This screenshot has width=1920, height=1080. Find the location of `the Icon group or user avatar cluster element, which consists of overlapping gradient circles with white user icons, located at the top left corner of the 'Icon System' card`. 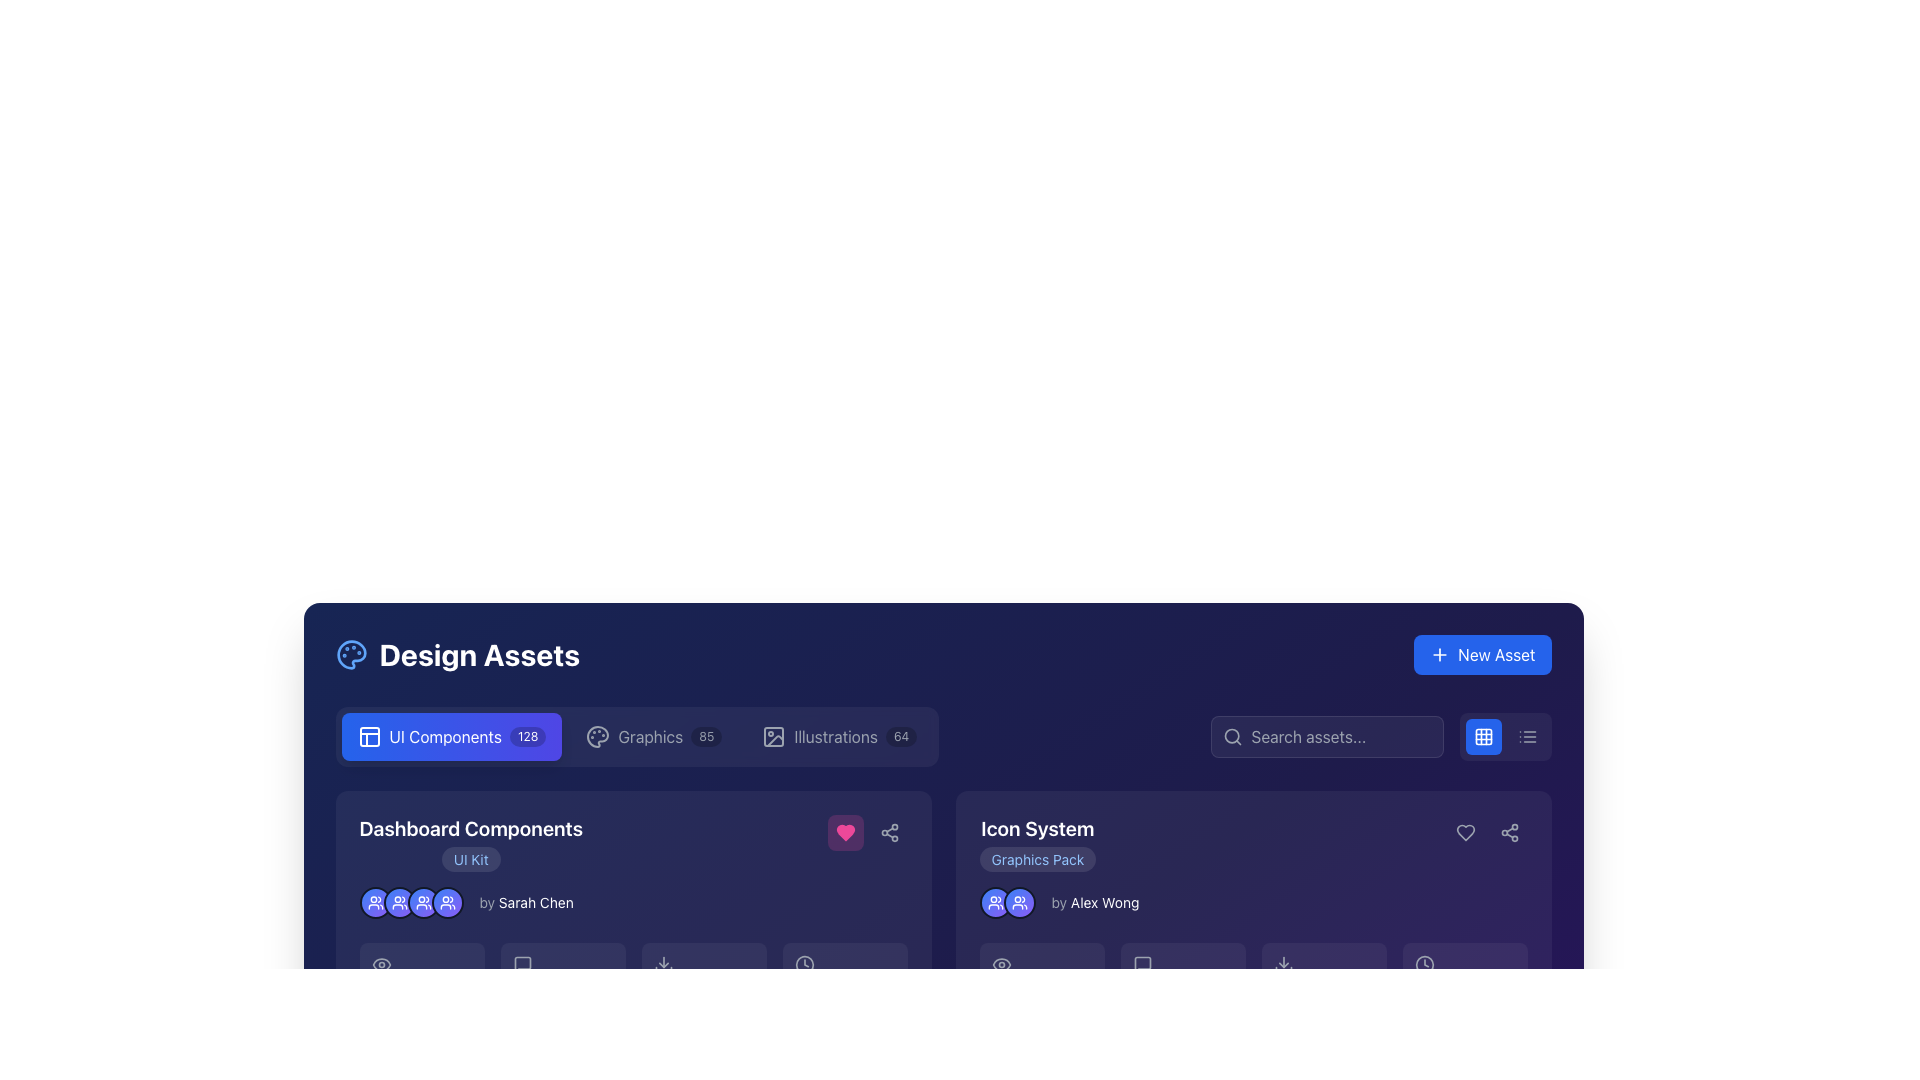

the Icon group or user avatar cluster element, which consists of overlapping gradient circles with white user icons, located at the top left corner of the 'Icon System' card is located at coordinates (1007, 902).